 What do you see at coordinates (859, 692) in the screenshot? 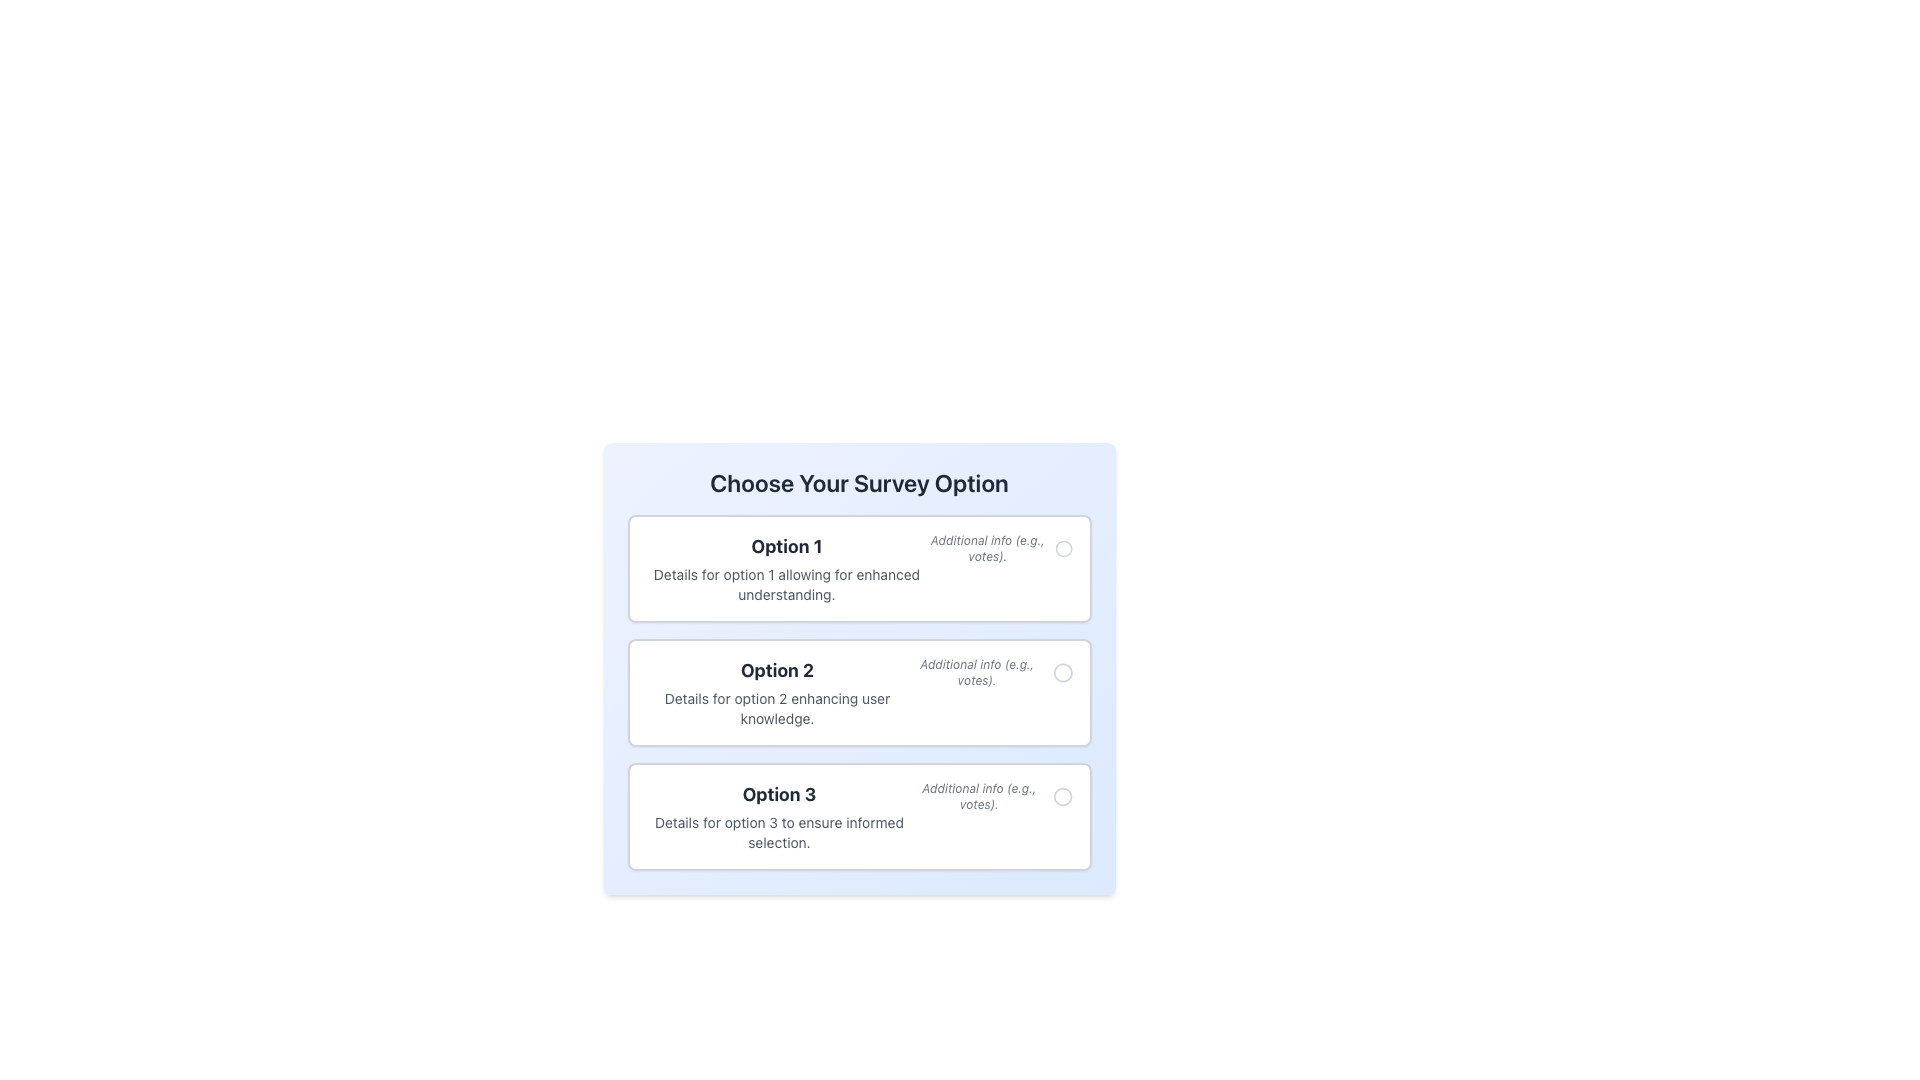
I see `the second option of the Selectable Option Group that presents a survey option for user selection` at bounding box center [859, 692].